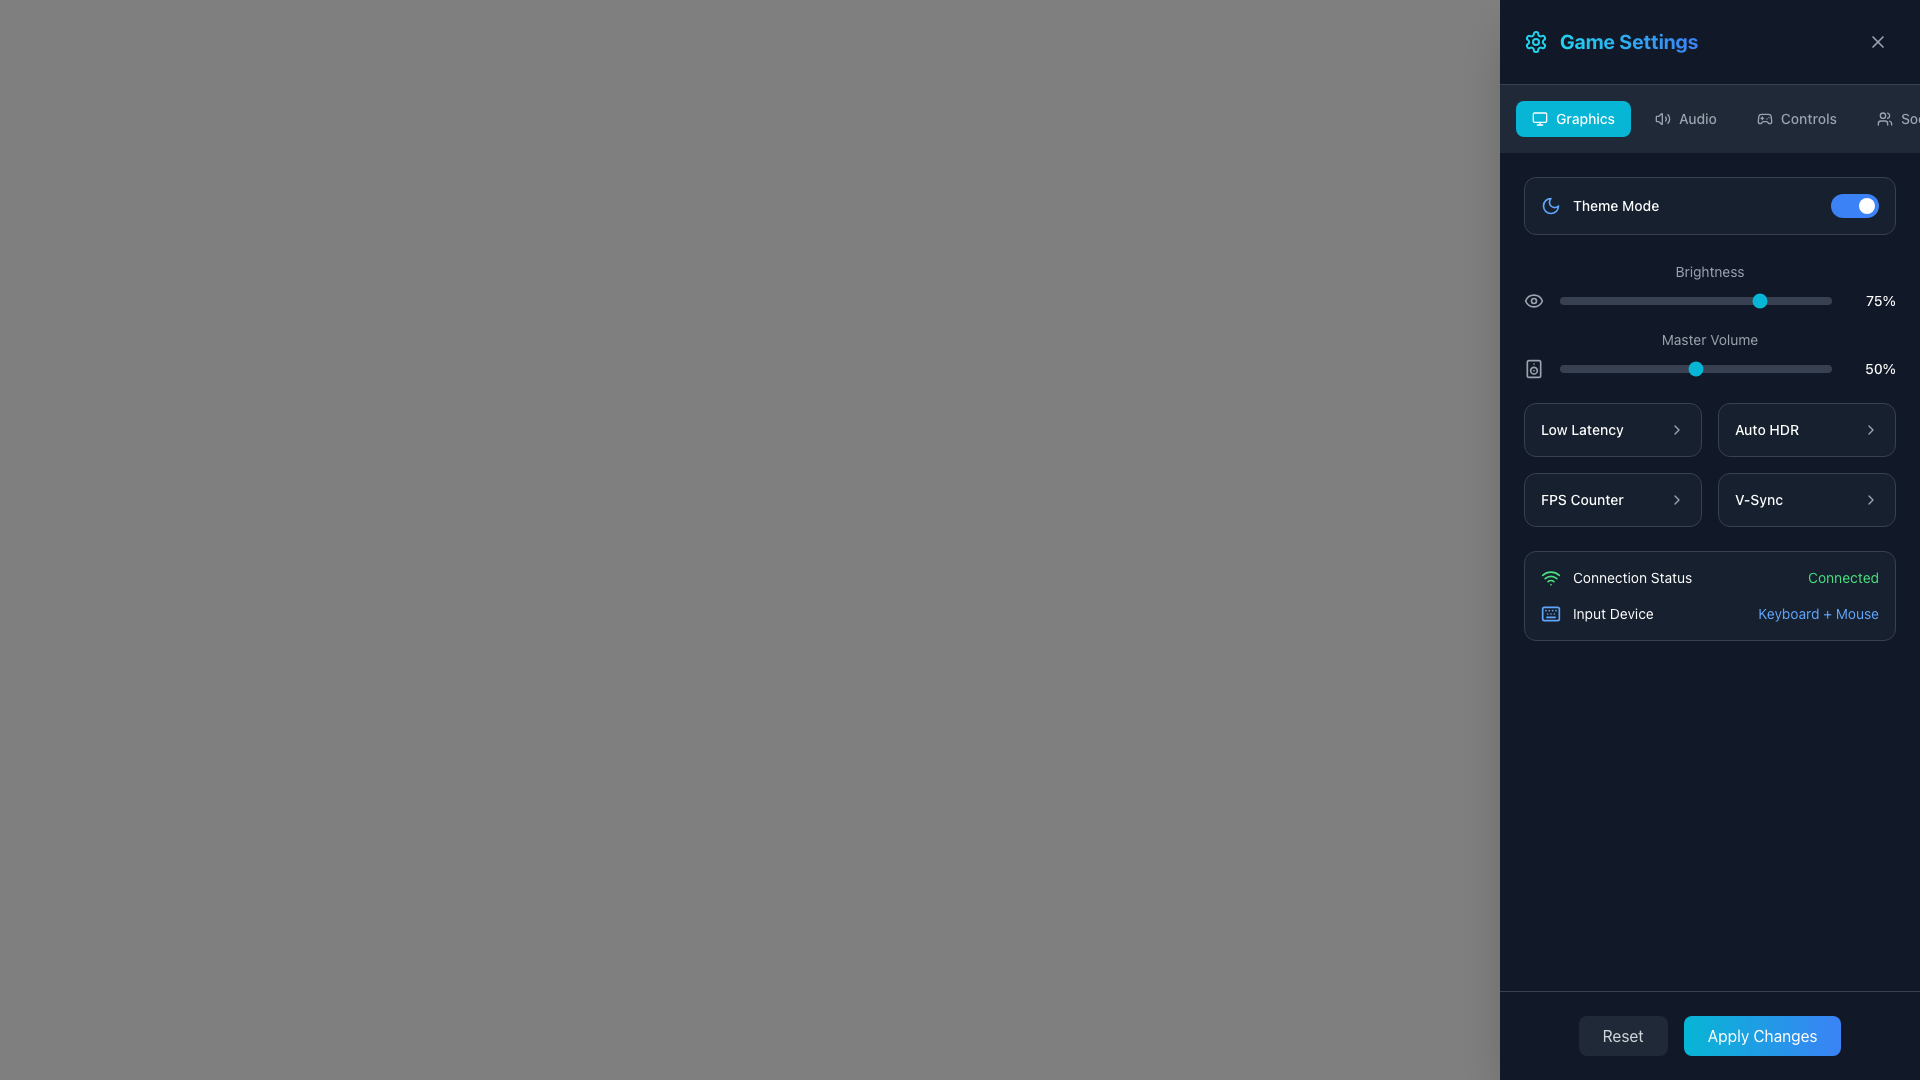 Image resolution: width=1920 pixels, height=1080 pixels. I want to click on the close button located at the top-right corner of the dialog header to observe the style change, so click(1876, 42).